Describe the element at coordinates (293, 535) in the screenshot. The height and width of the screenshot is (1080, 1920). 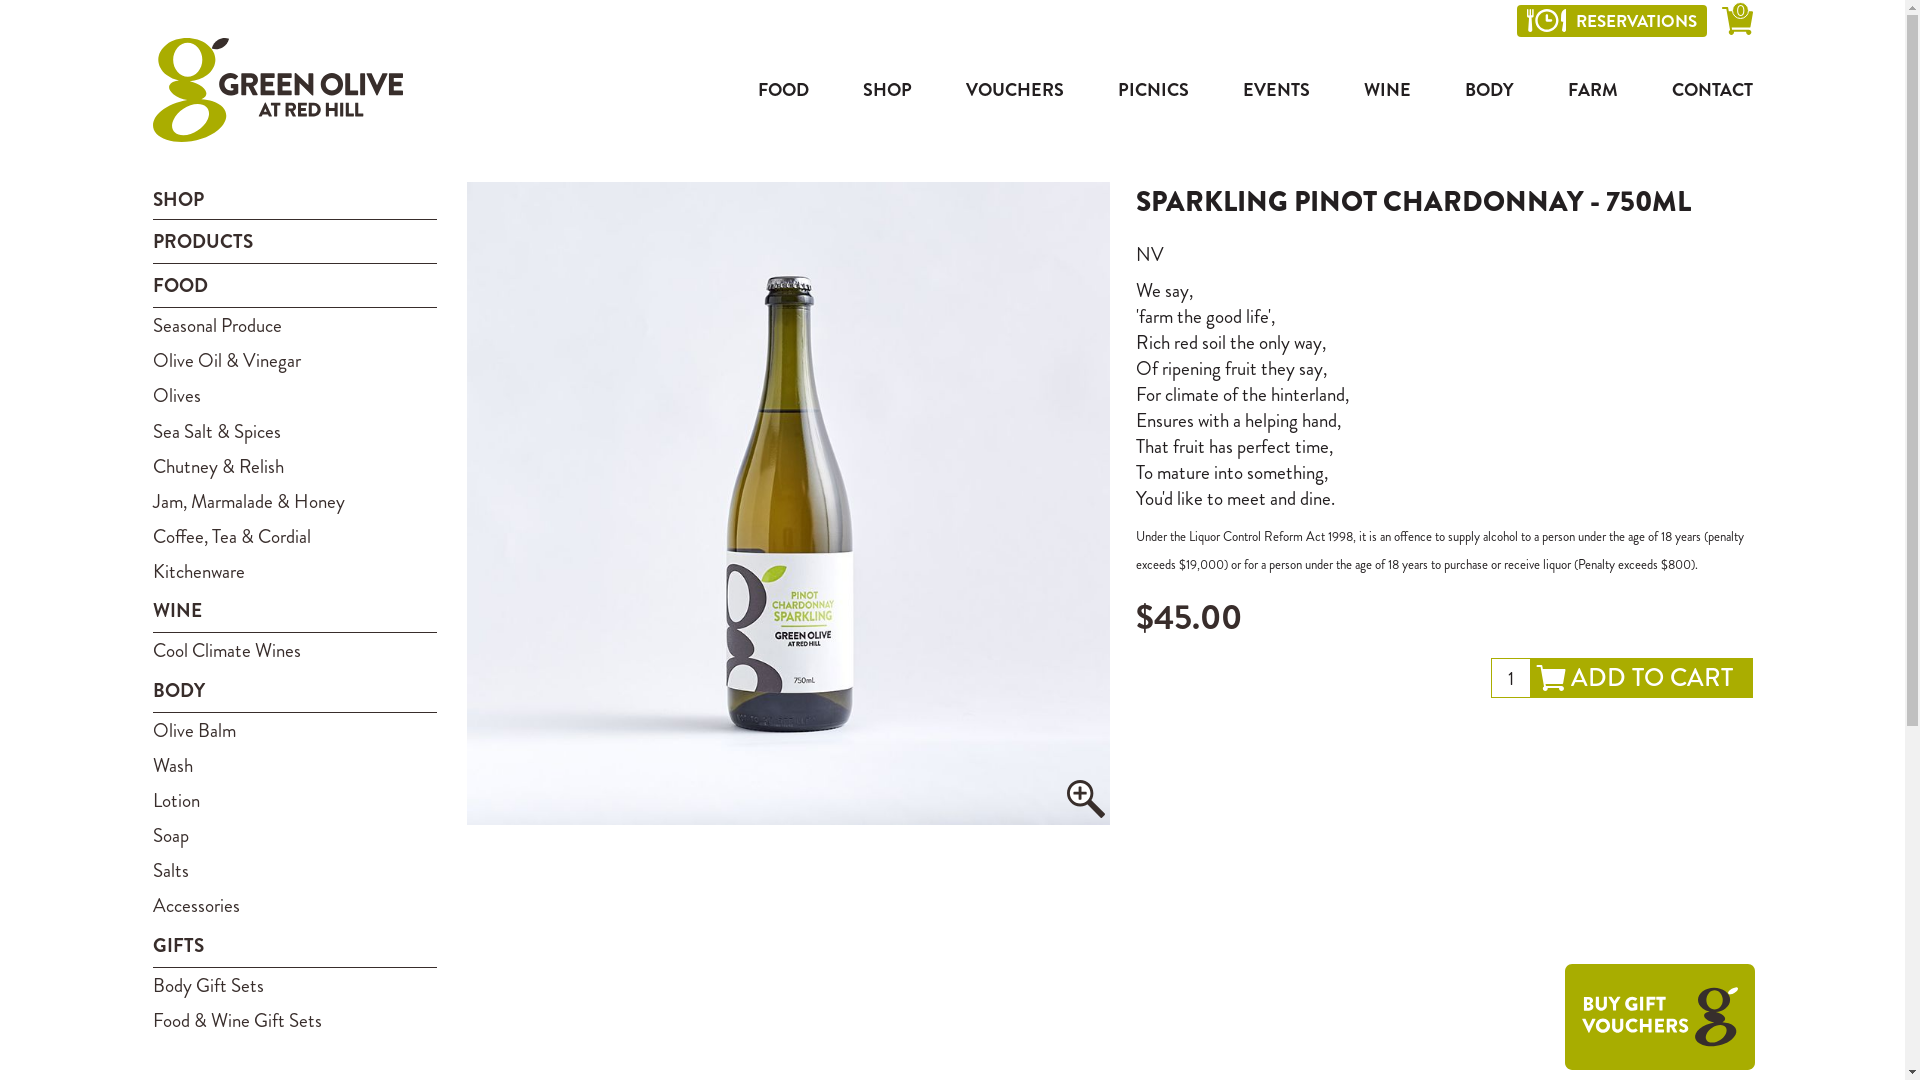
I see `'Coffee, Tea & Cordial'` at that location.